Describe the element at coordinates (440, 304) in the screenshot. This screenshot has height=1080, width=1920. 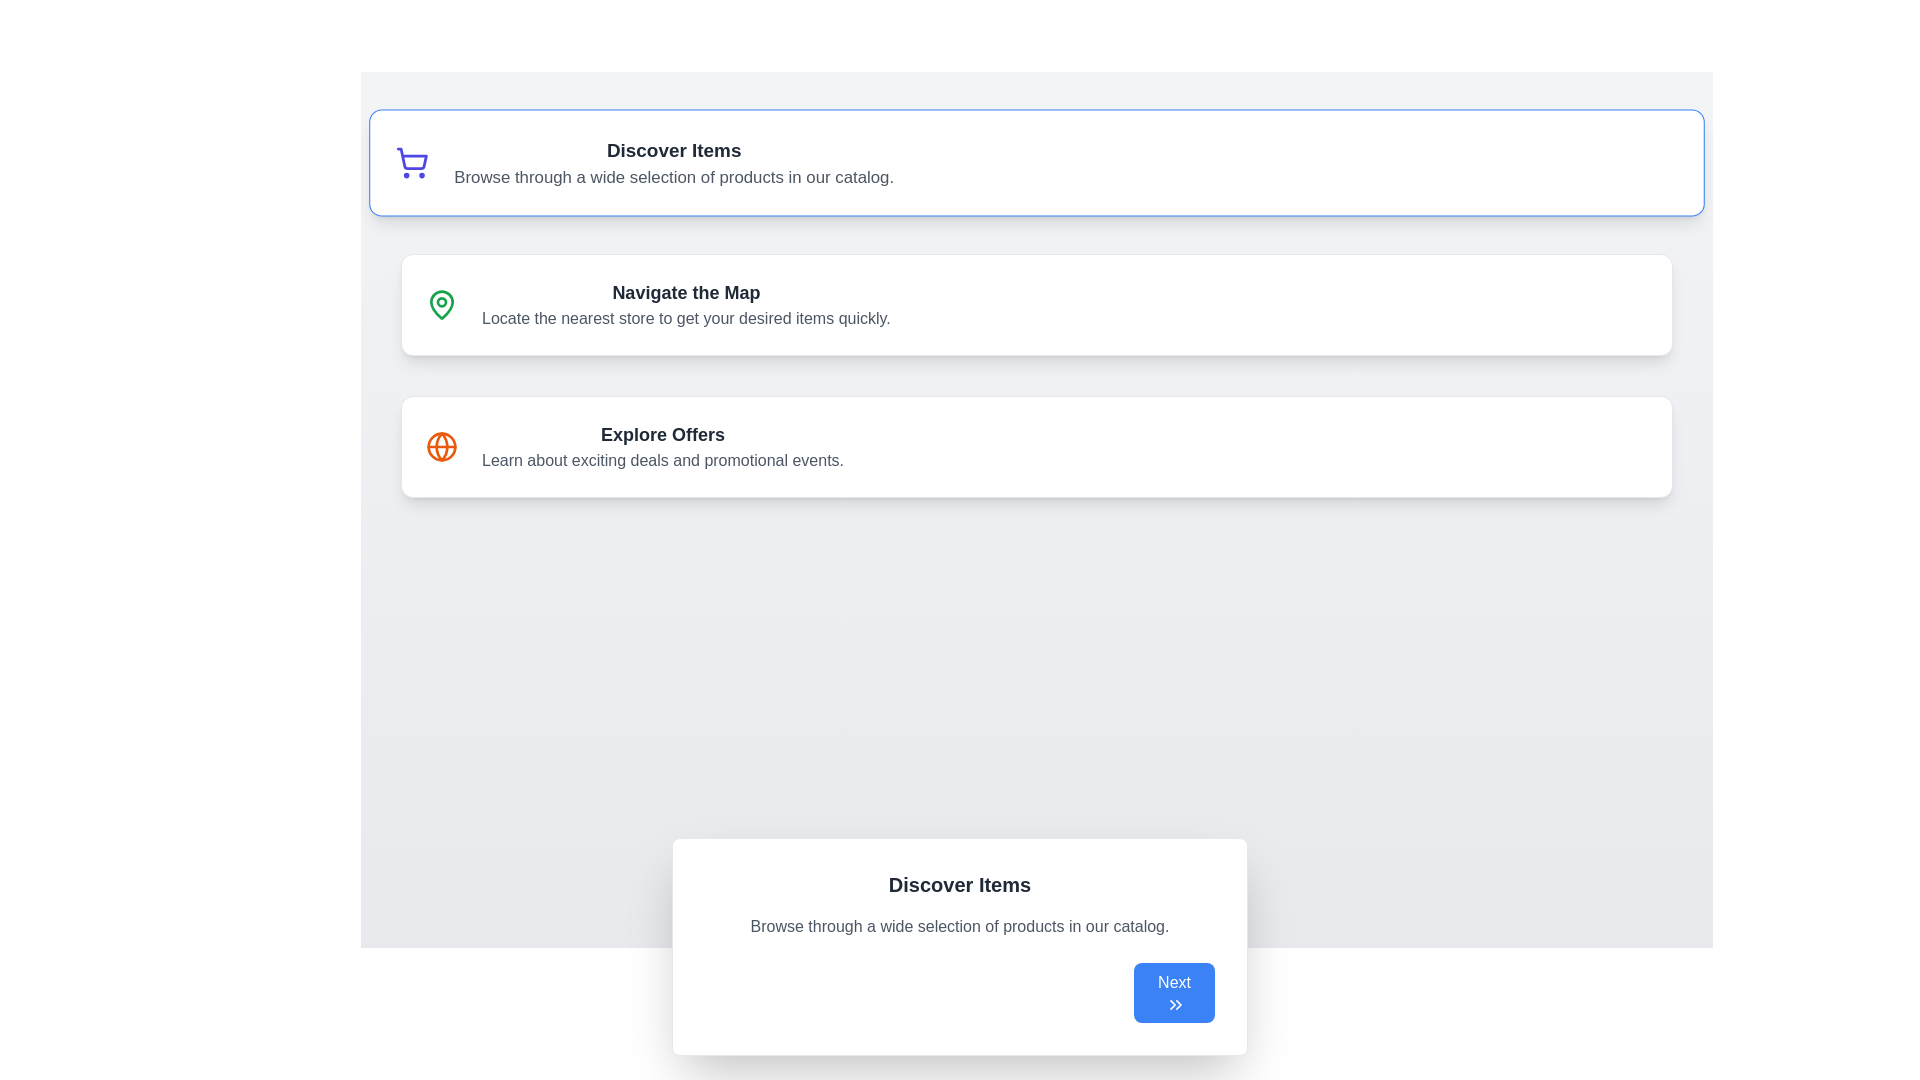
I see `the green map pin icon located in the top-left corner of the 'Navigate the Map' card, positioned just before the title text` at that location.